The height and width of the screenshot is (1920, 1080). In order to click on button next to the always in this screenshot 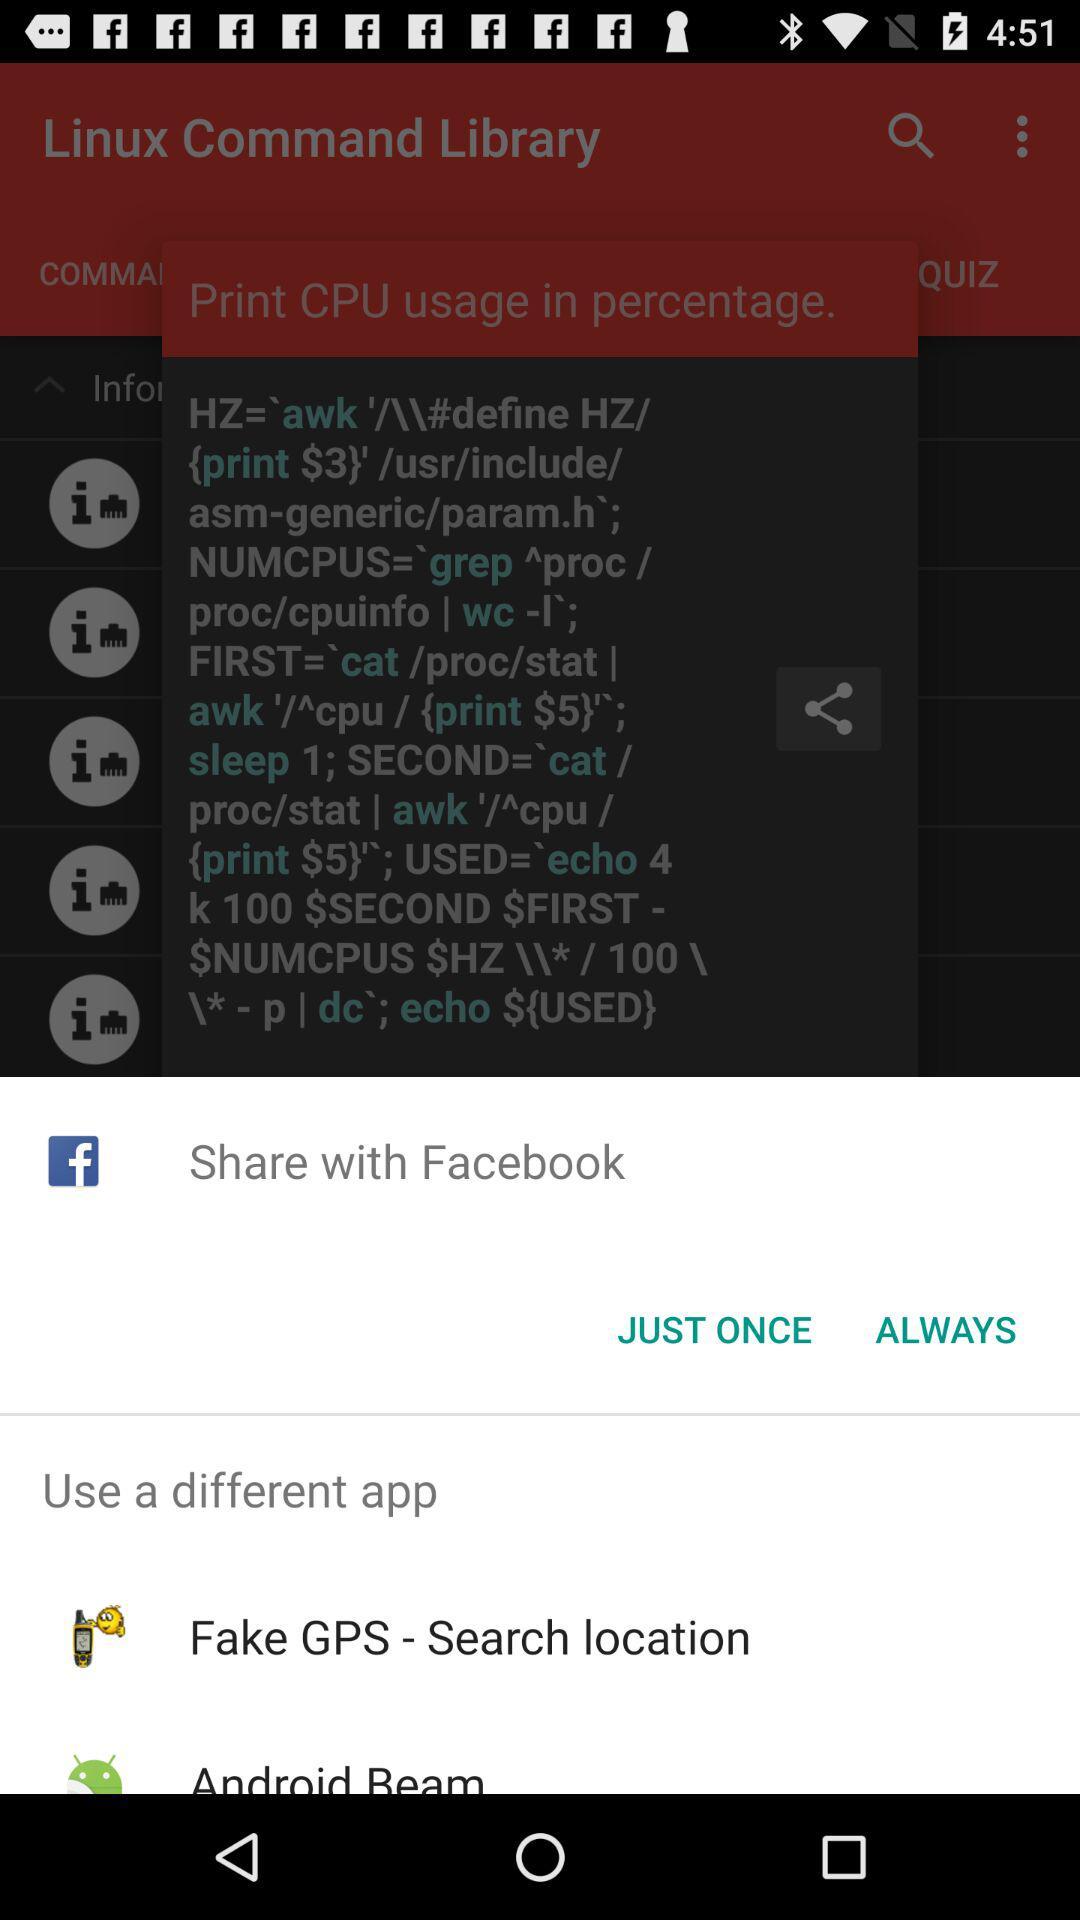, I will do `click(713, 1329)`.